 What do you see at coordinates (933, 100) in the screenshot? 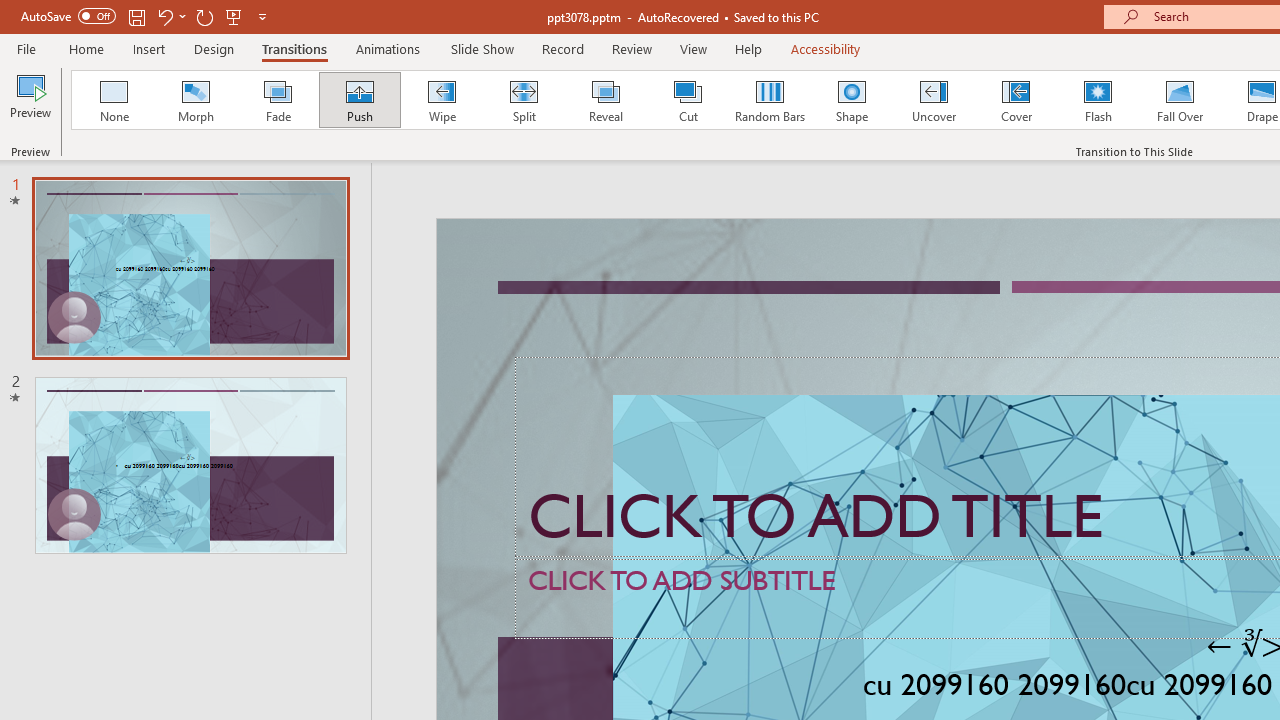
I see `'Uncover'` at bounding box center [933, 100].